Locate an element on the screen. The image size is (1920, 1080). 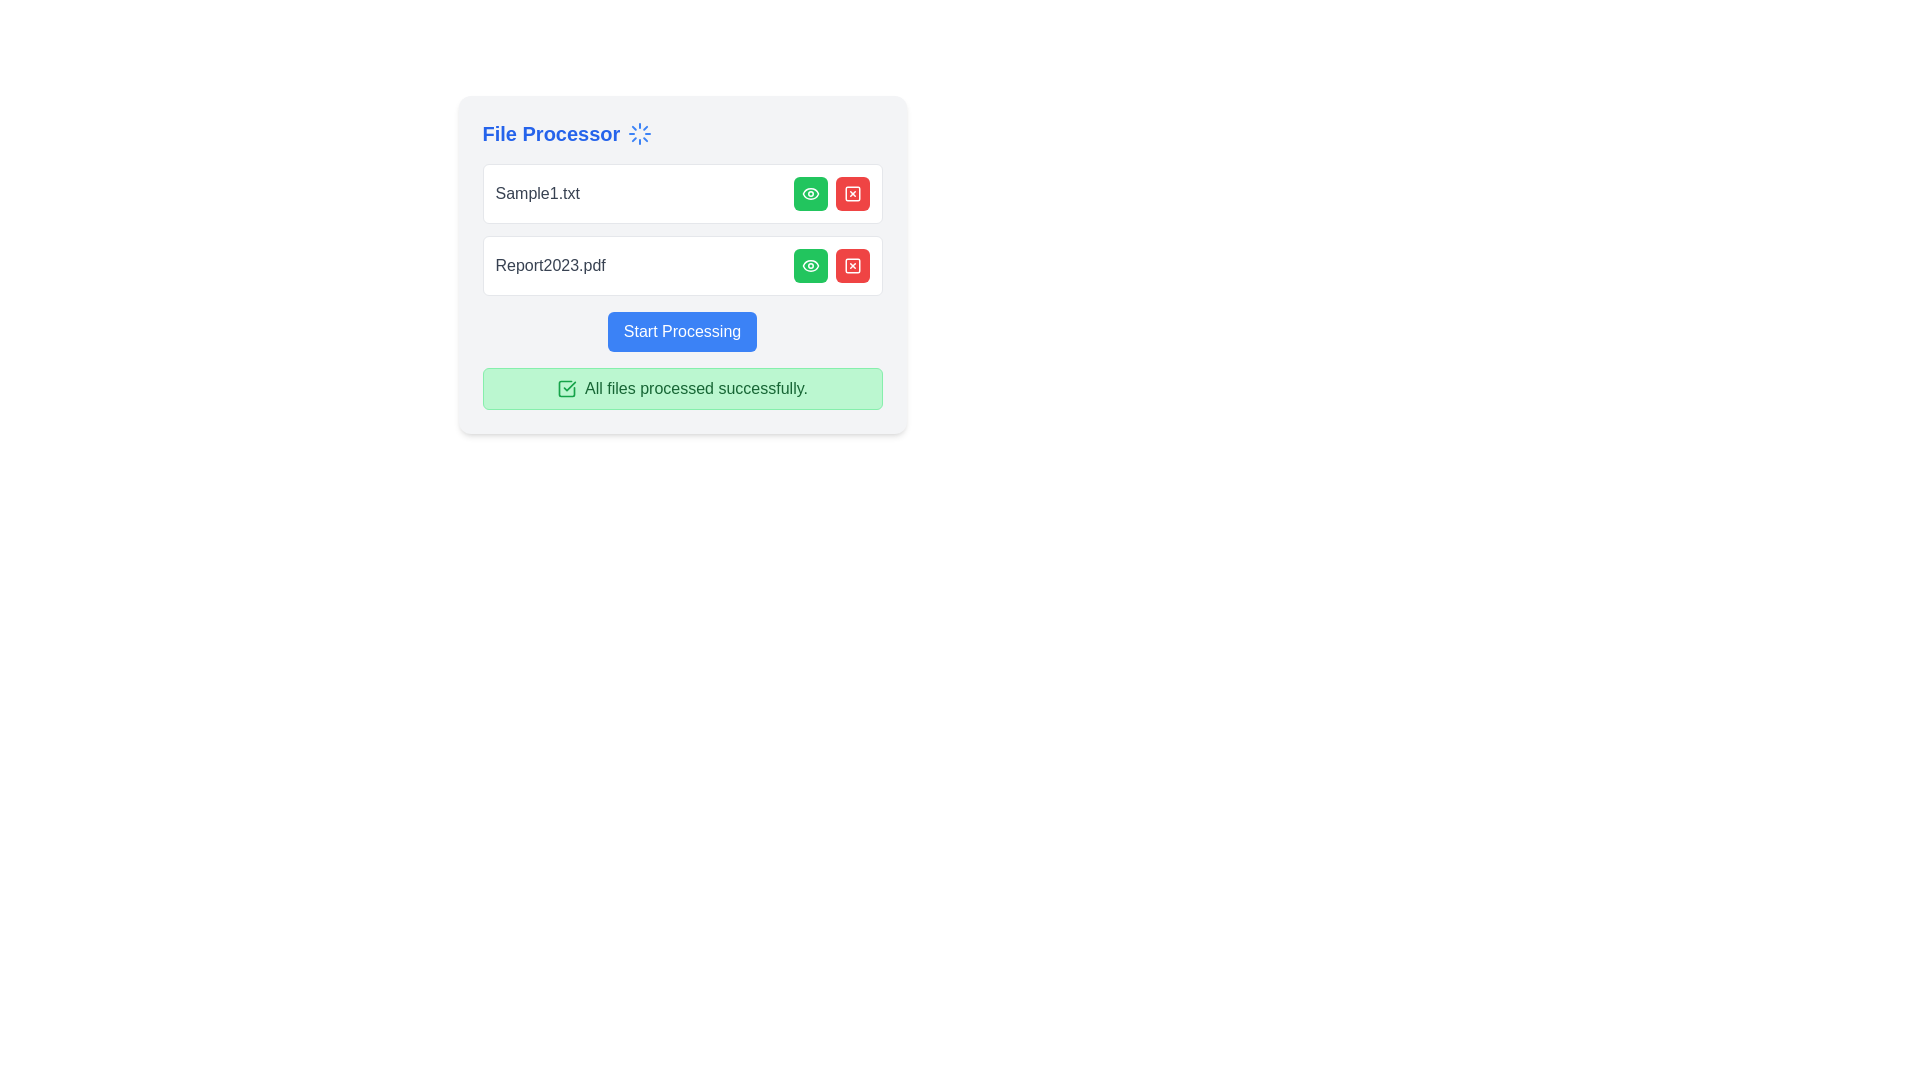
the first interactive green button in the 'File Processor' section is located at coordinates (810, 193).